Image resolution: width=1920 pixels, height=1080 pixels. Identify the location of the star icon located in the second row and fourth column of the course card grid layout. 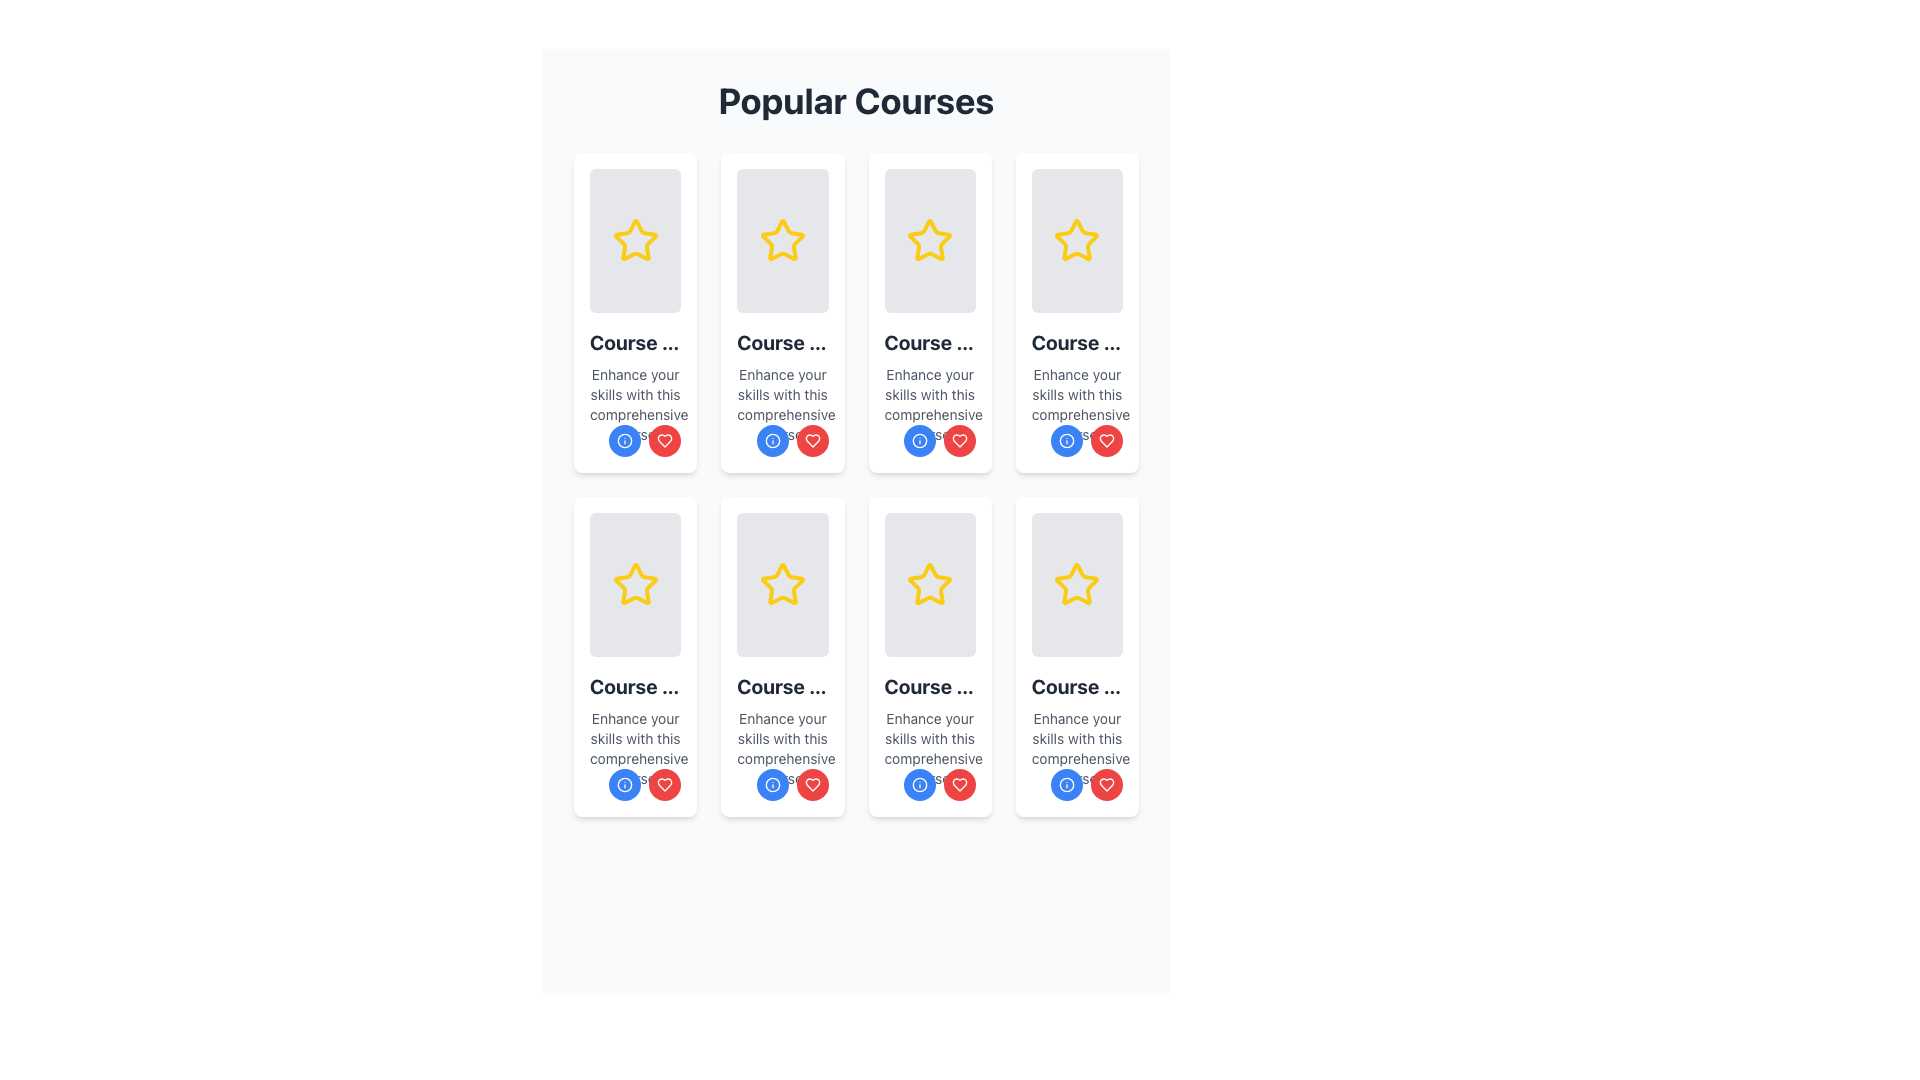
(781, 584).